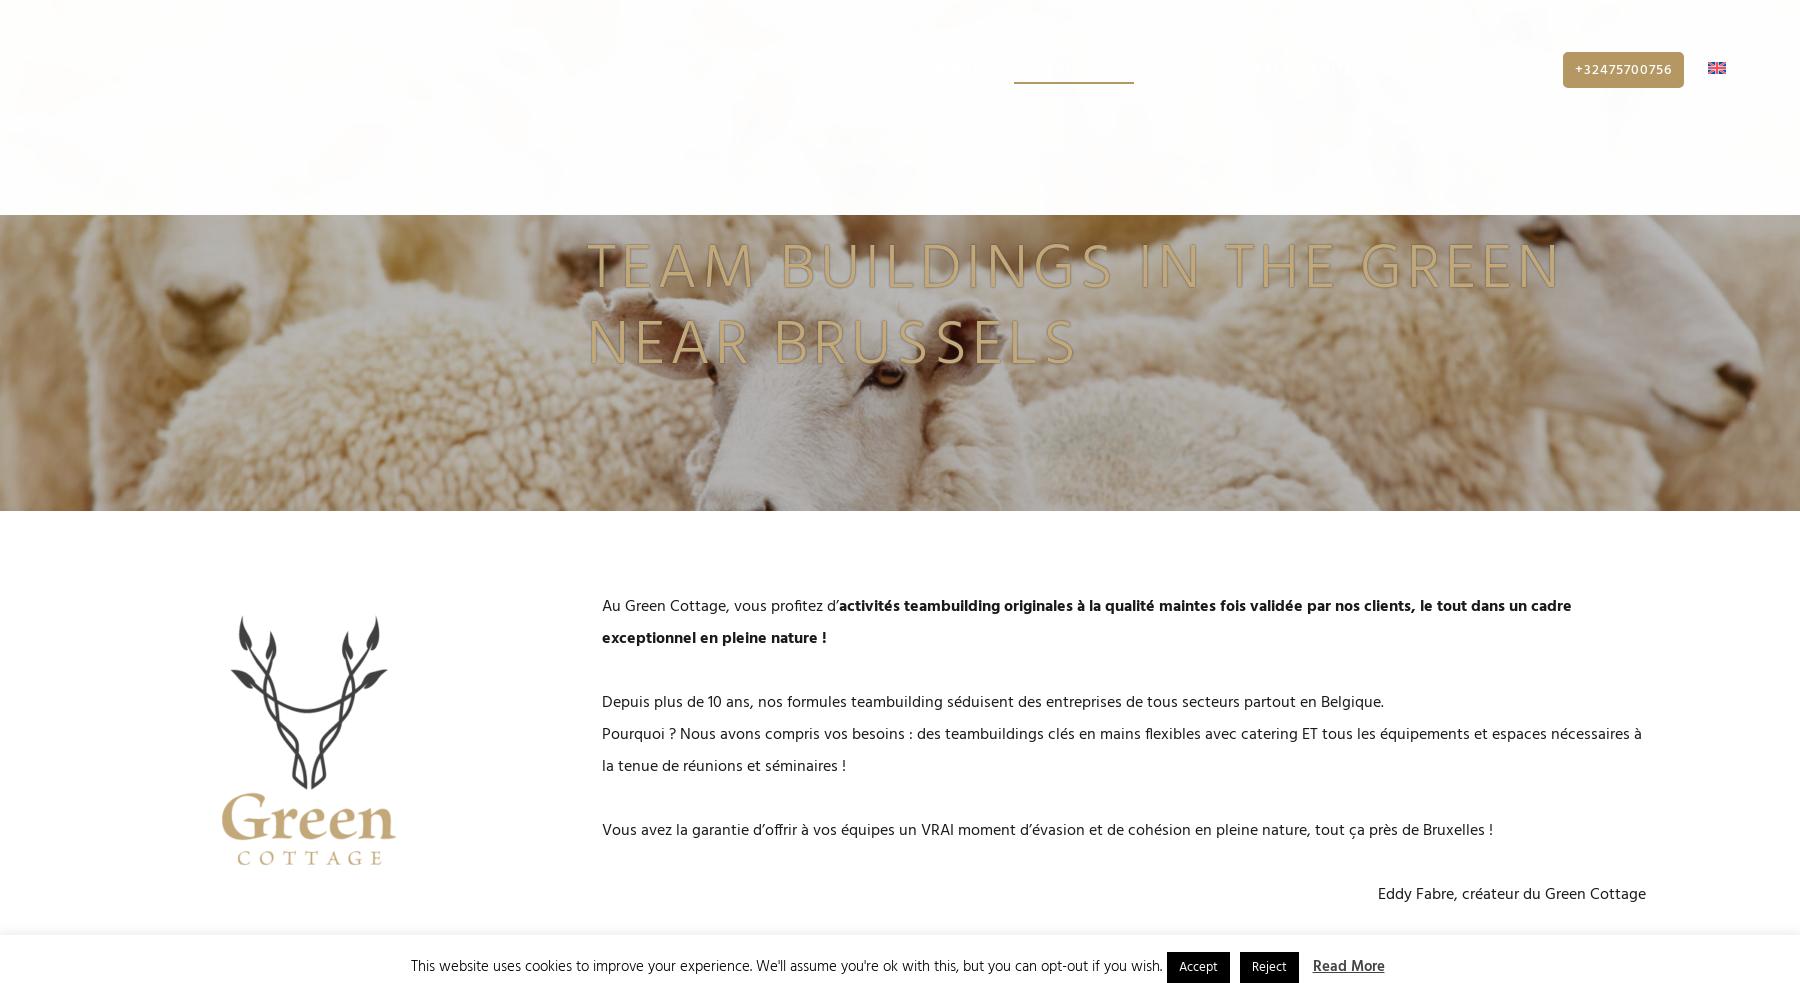  I want to click on '+32475700756', so click(1622, 79).